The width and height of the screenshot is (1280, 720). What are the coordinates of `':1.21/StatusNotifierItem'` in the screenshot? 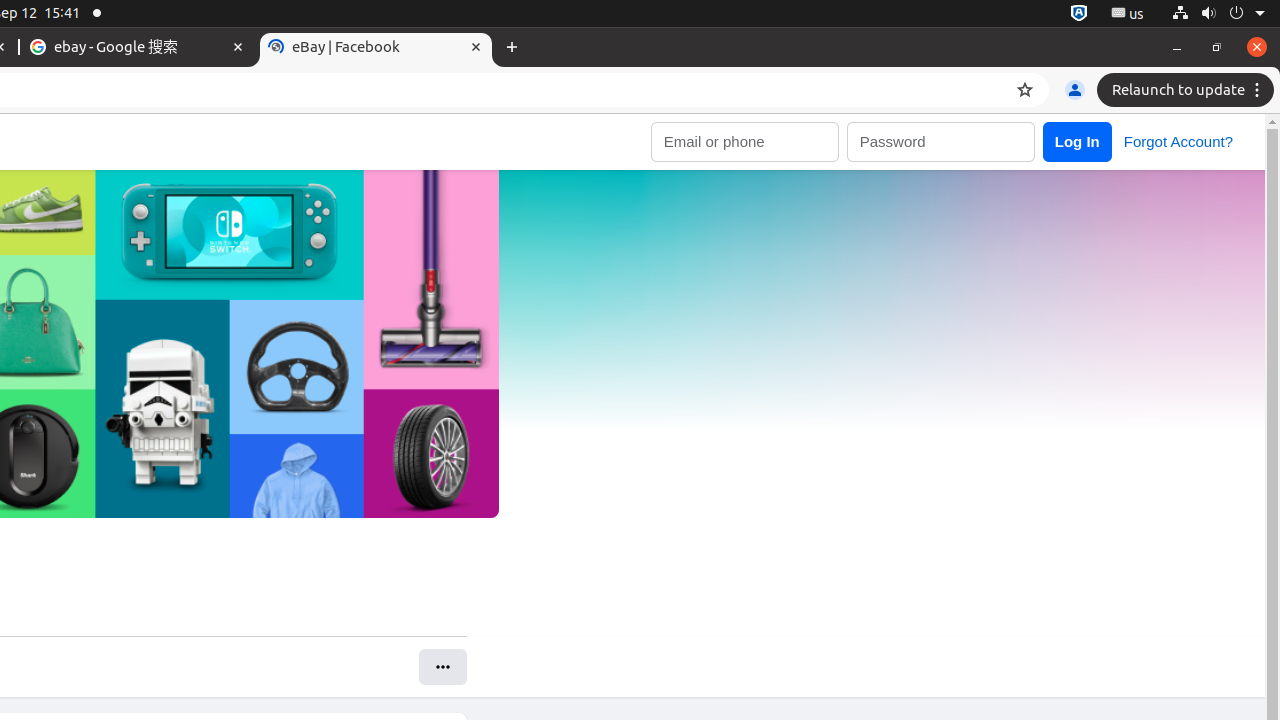 It's located at (1127, 13).